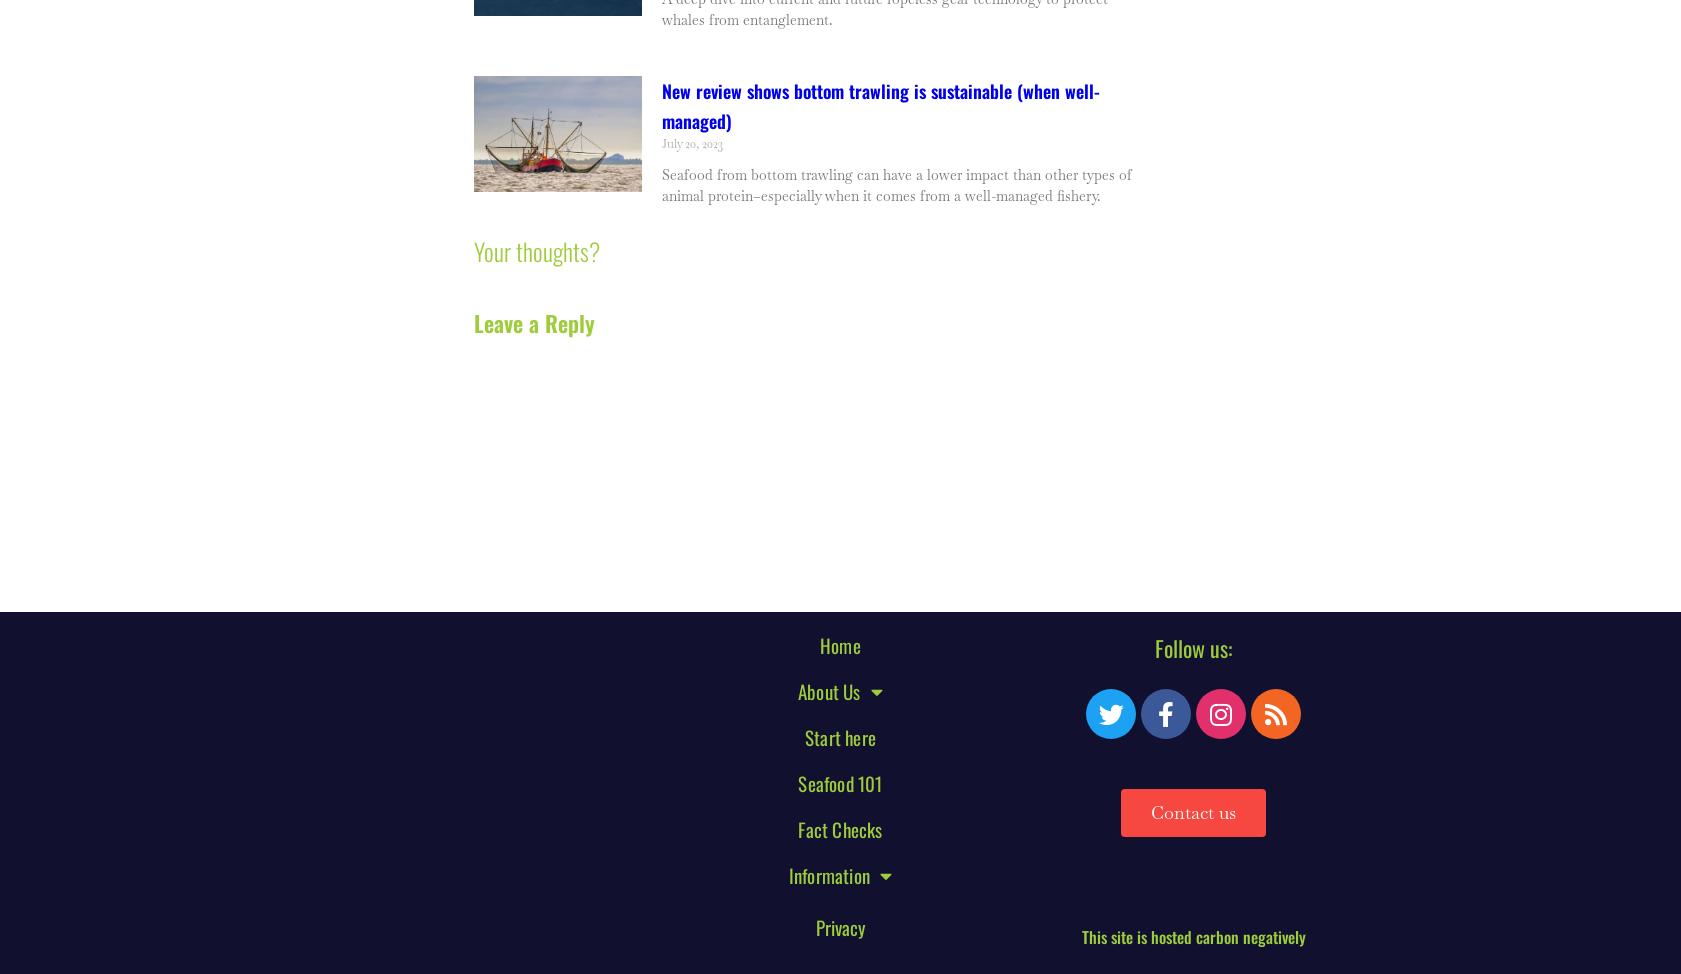  What do you see at coordinates (838, 643) in the screenshot?
I see `'Home'` at bounding box center [838, 643].